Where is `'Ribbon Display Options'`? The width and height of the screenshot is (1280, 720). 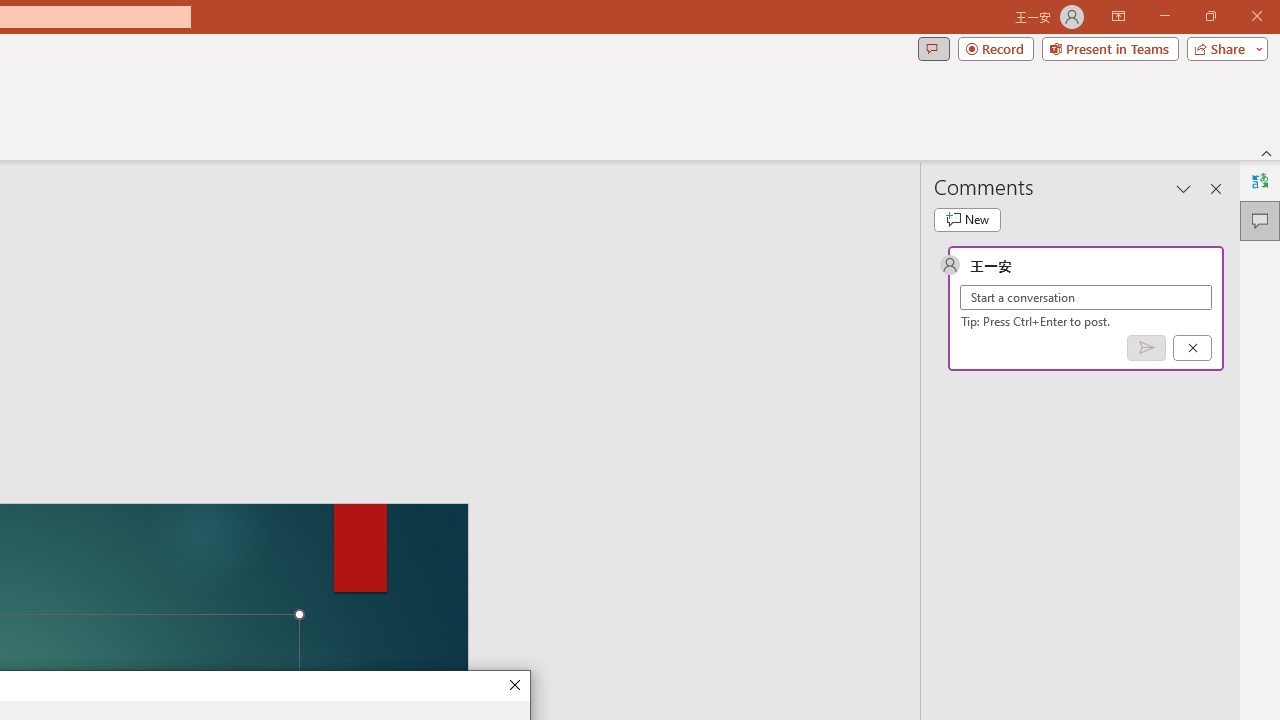
'Ribbon Display Options' is located at coordinates (1117, 16).